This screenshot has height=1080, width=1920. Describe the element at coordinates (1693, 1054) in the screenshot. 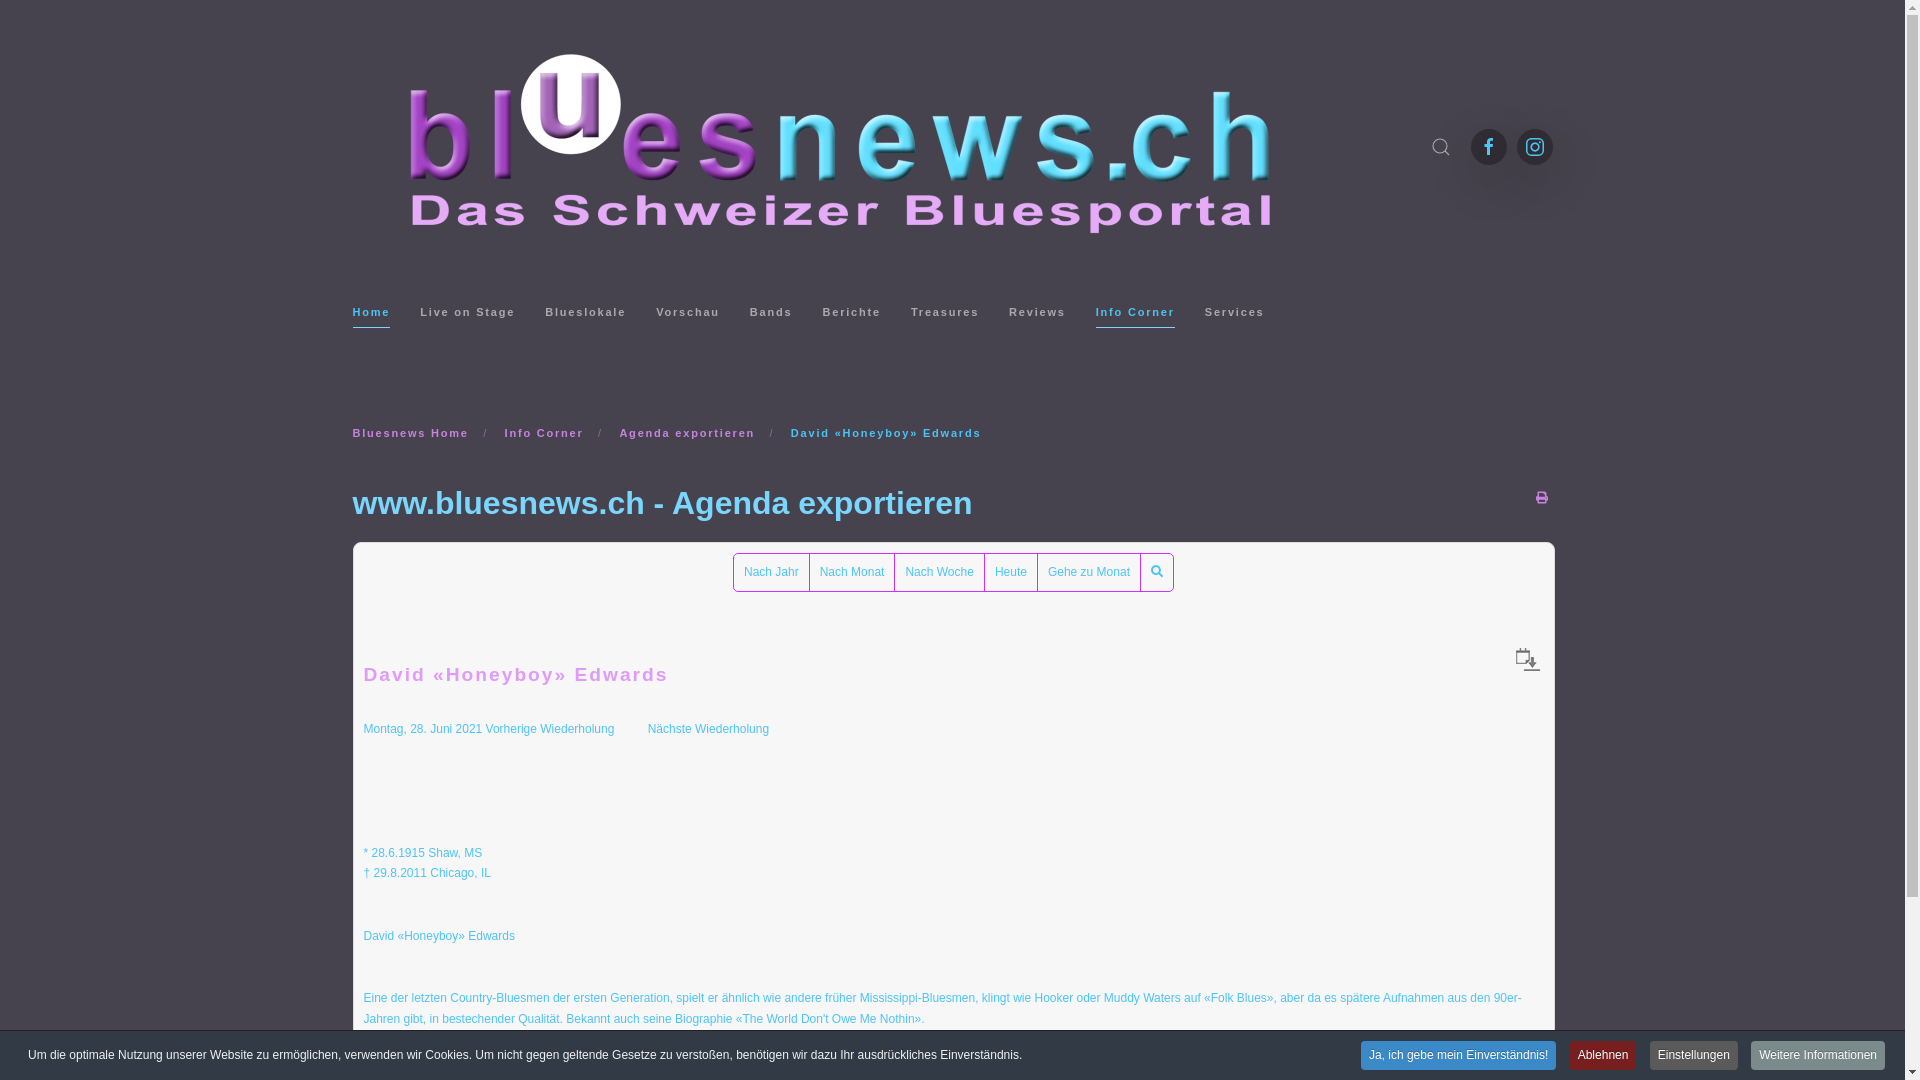

I see `'Einstellungen'` at that location.